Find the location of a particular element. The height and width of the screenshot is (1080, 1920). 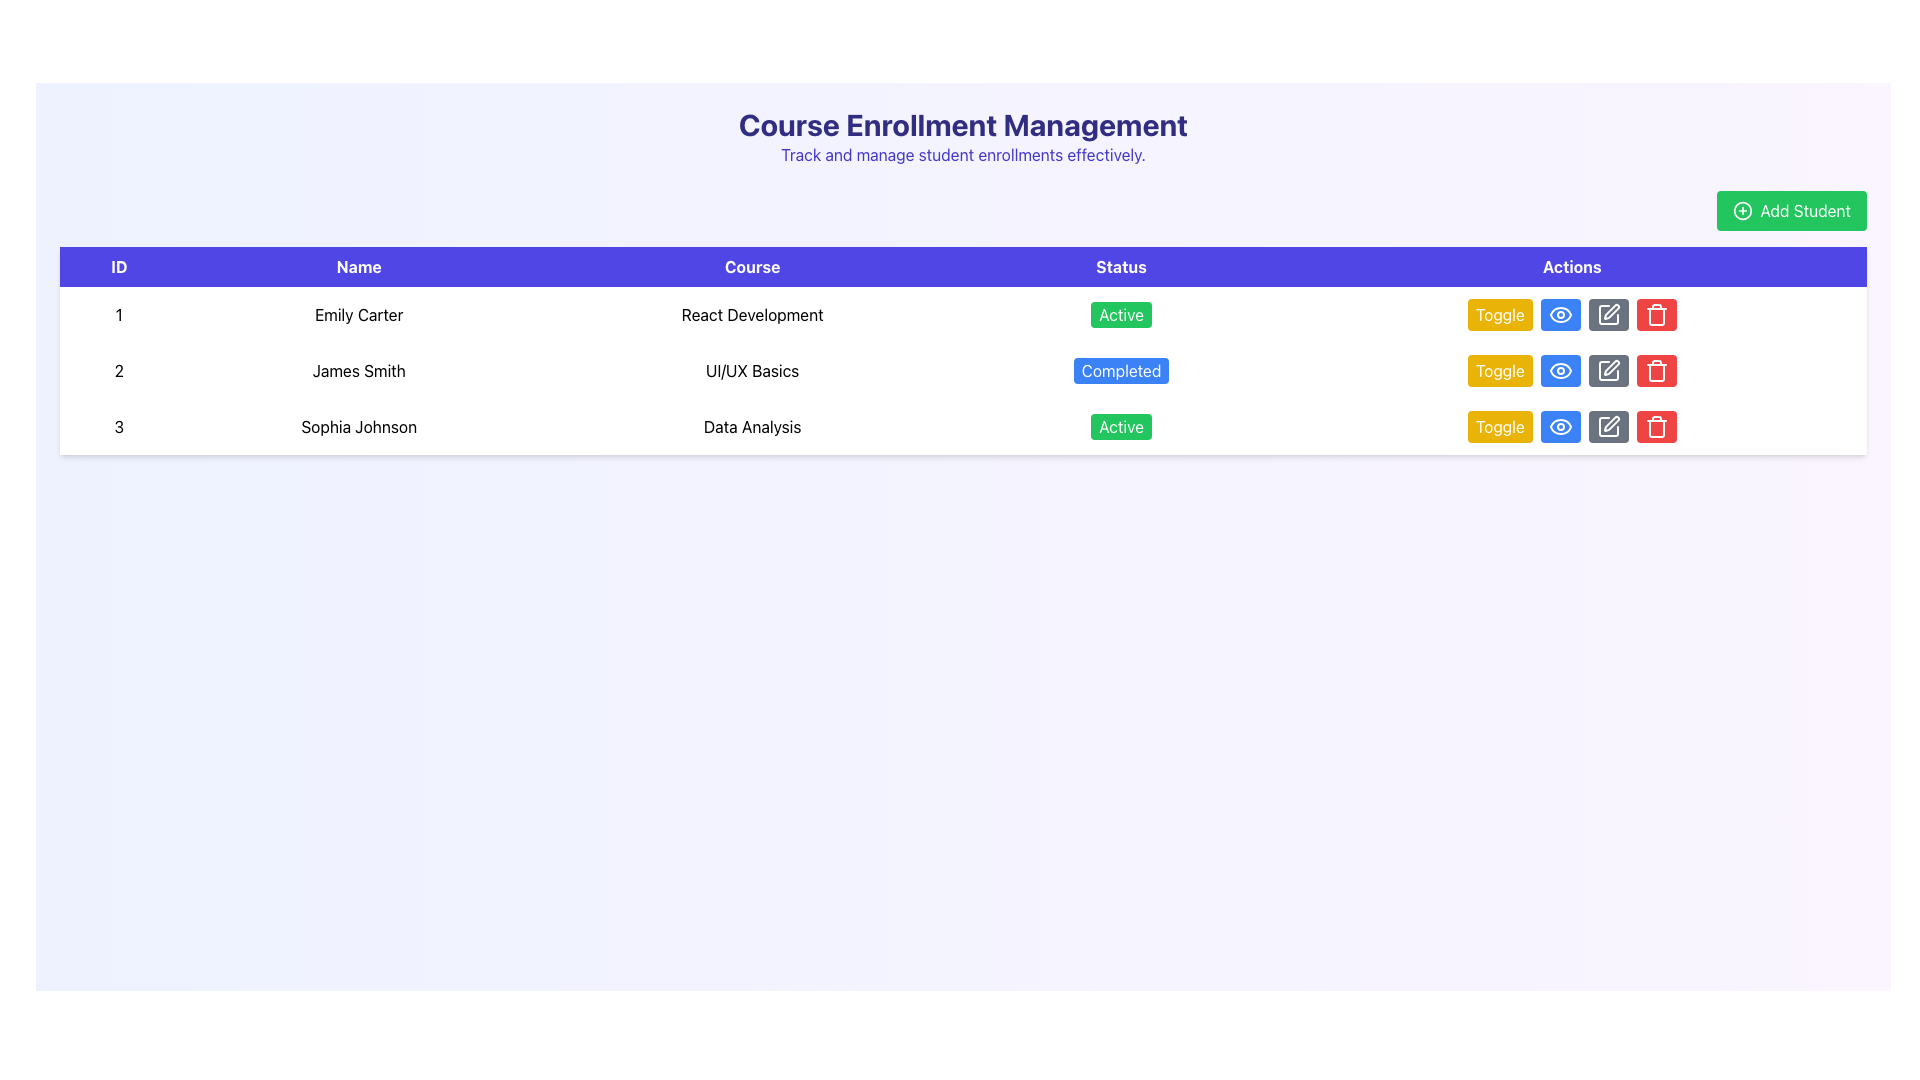

the Table Header labeled 'Course', which is the third header column in the table, positioned between 'Name' and 'Status' is located at coordinates (751, 265).